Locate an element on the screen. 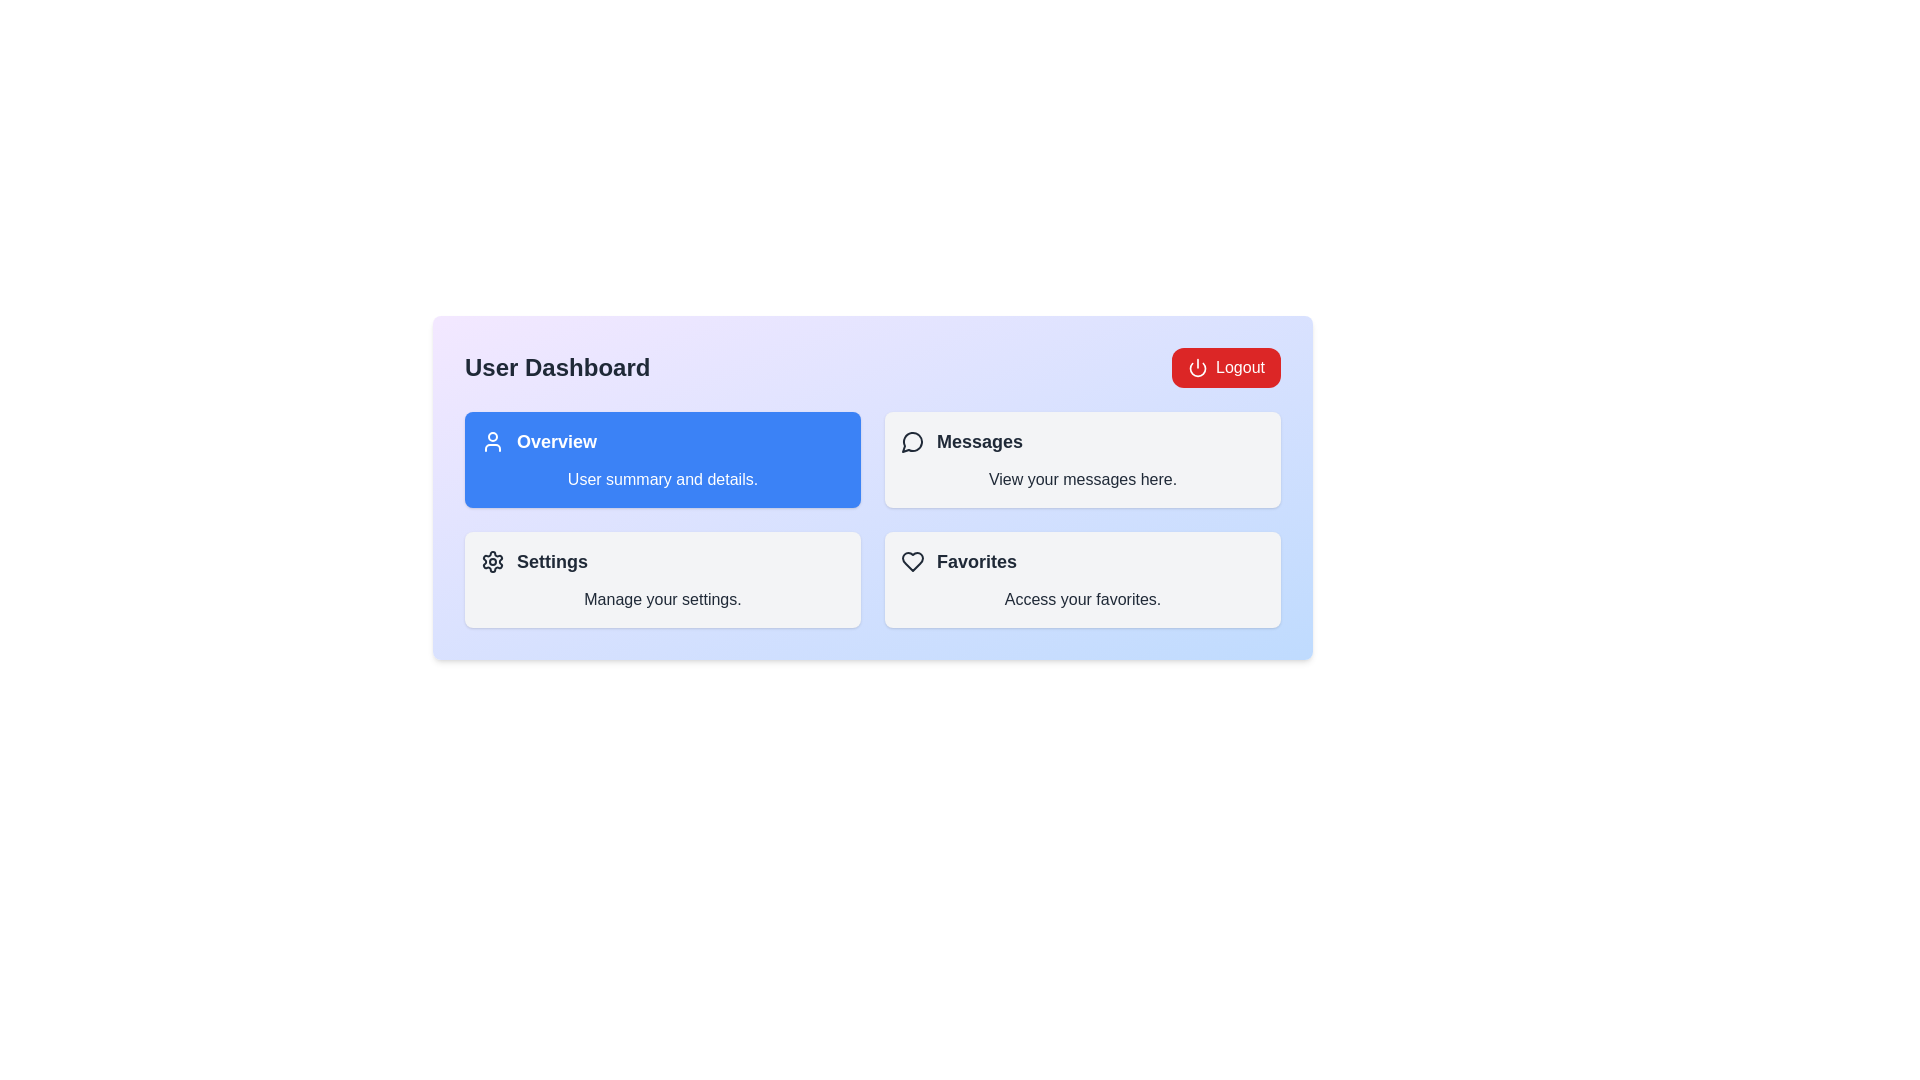 The width and height of the screenshot is (1920, 1080). the 'Settings' icon located in the bottom-left quadrant of the main dashboard area, next to the text 'Manage your settings.' is located at coordinates (493, 562).